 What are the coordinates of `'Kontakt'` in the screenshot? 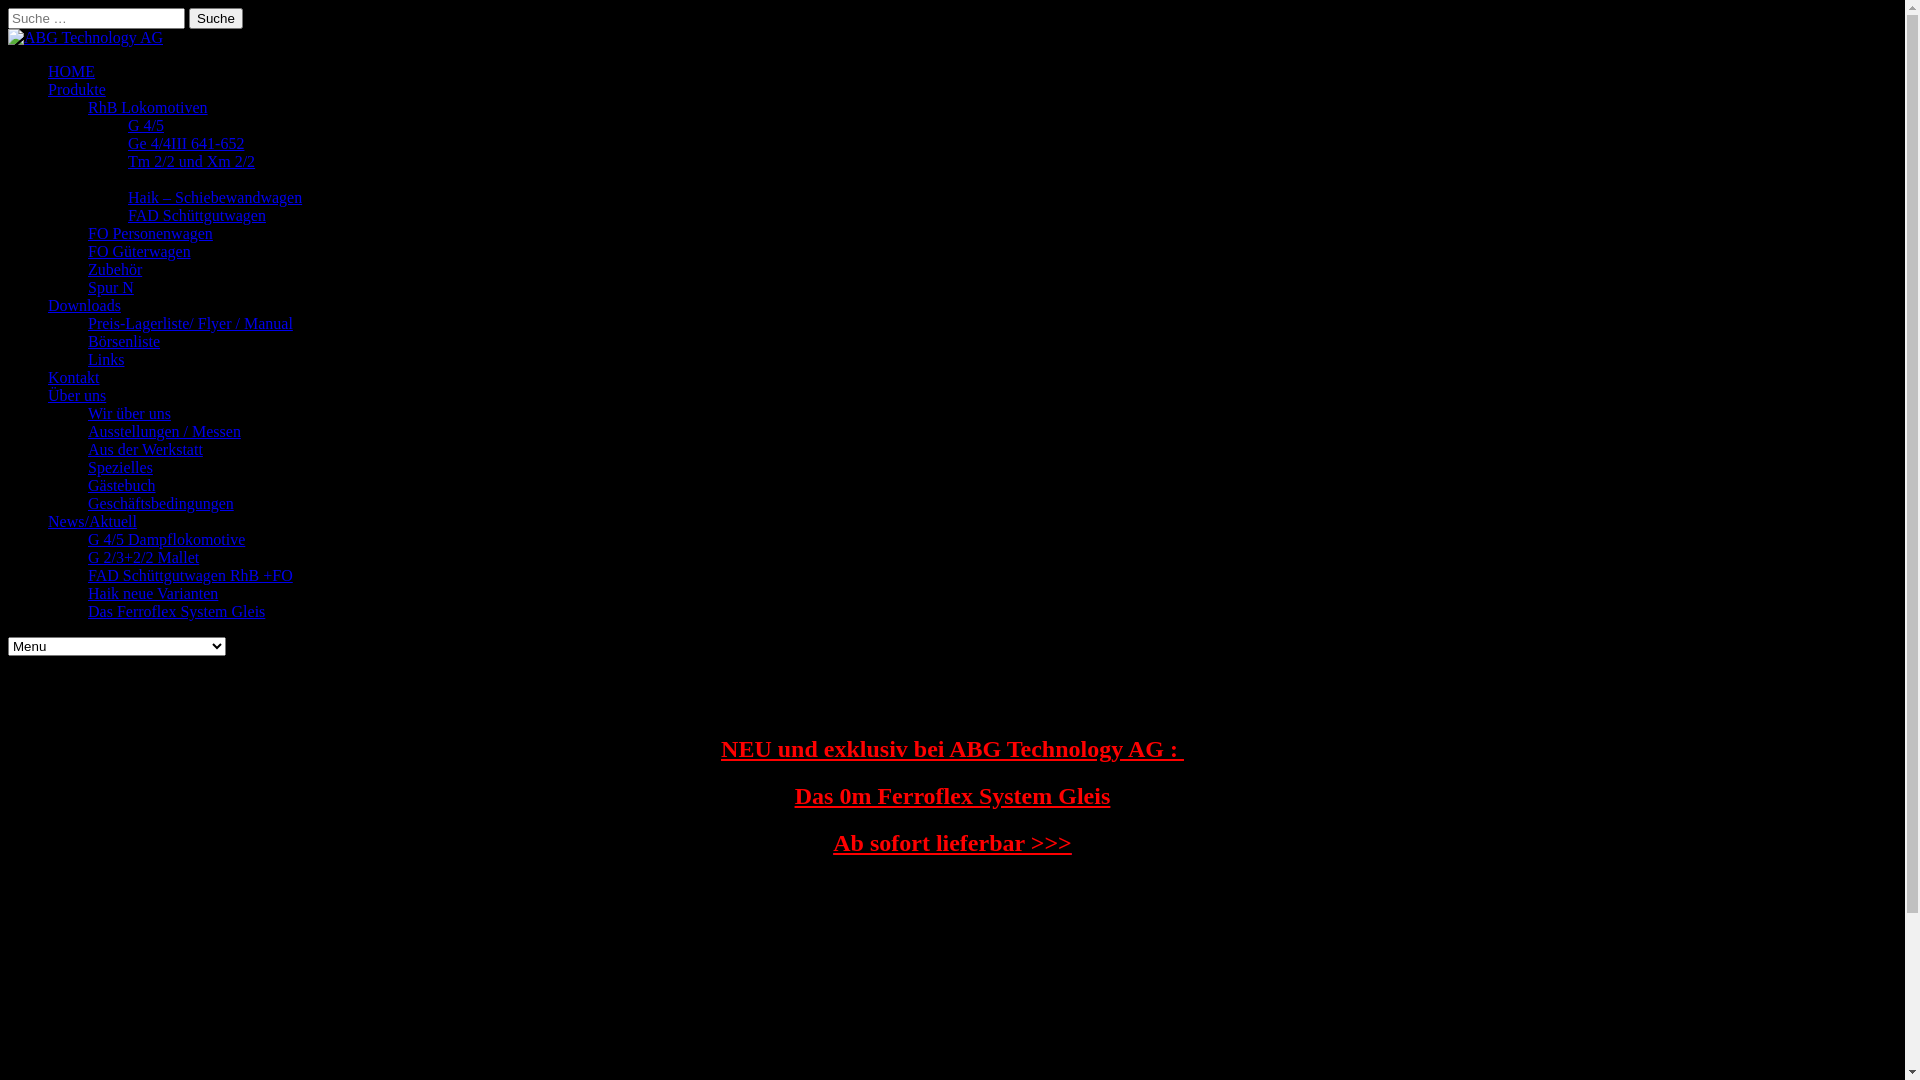 It's located at (73, 377).